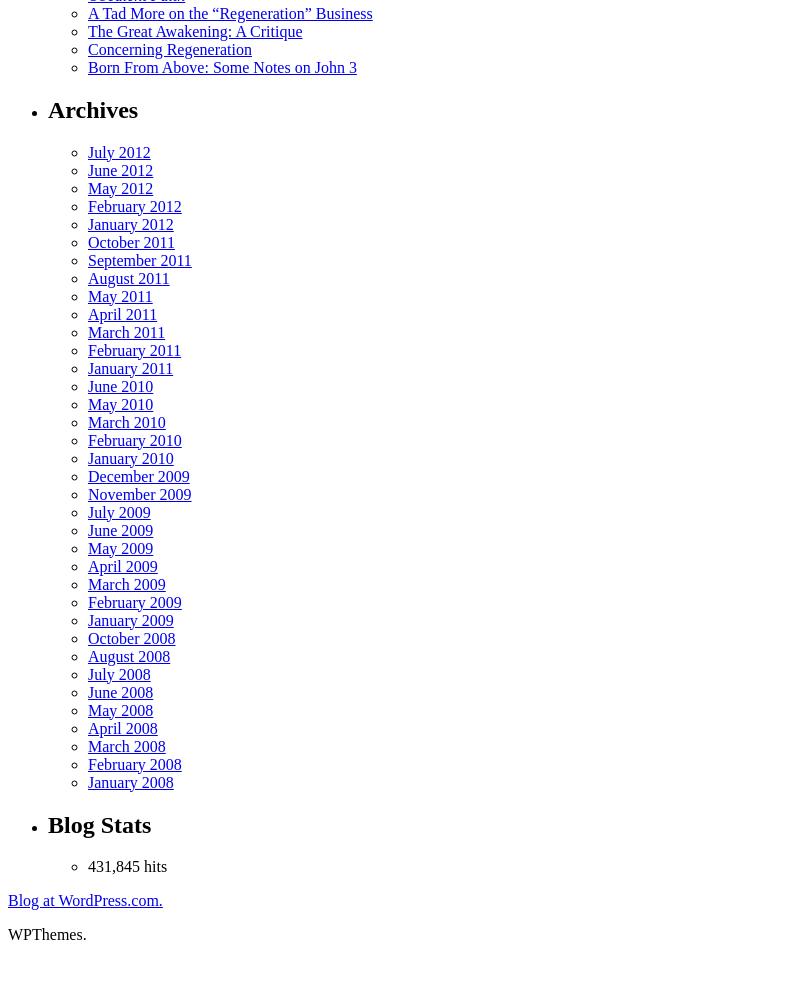 The height and width of the screenshot is (984, 800). Describe the element at coordinates (92, 108) in the screenshot. I see `'Archives'` at that location.